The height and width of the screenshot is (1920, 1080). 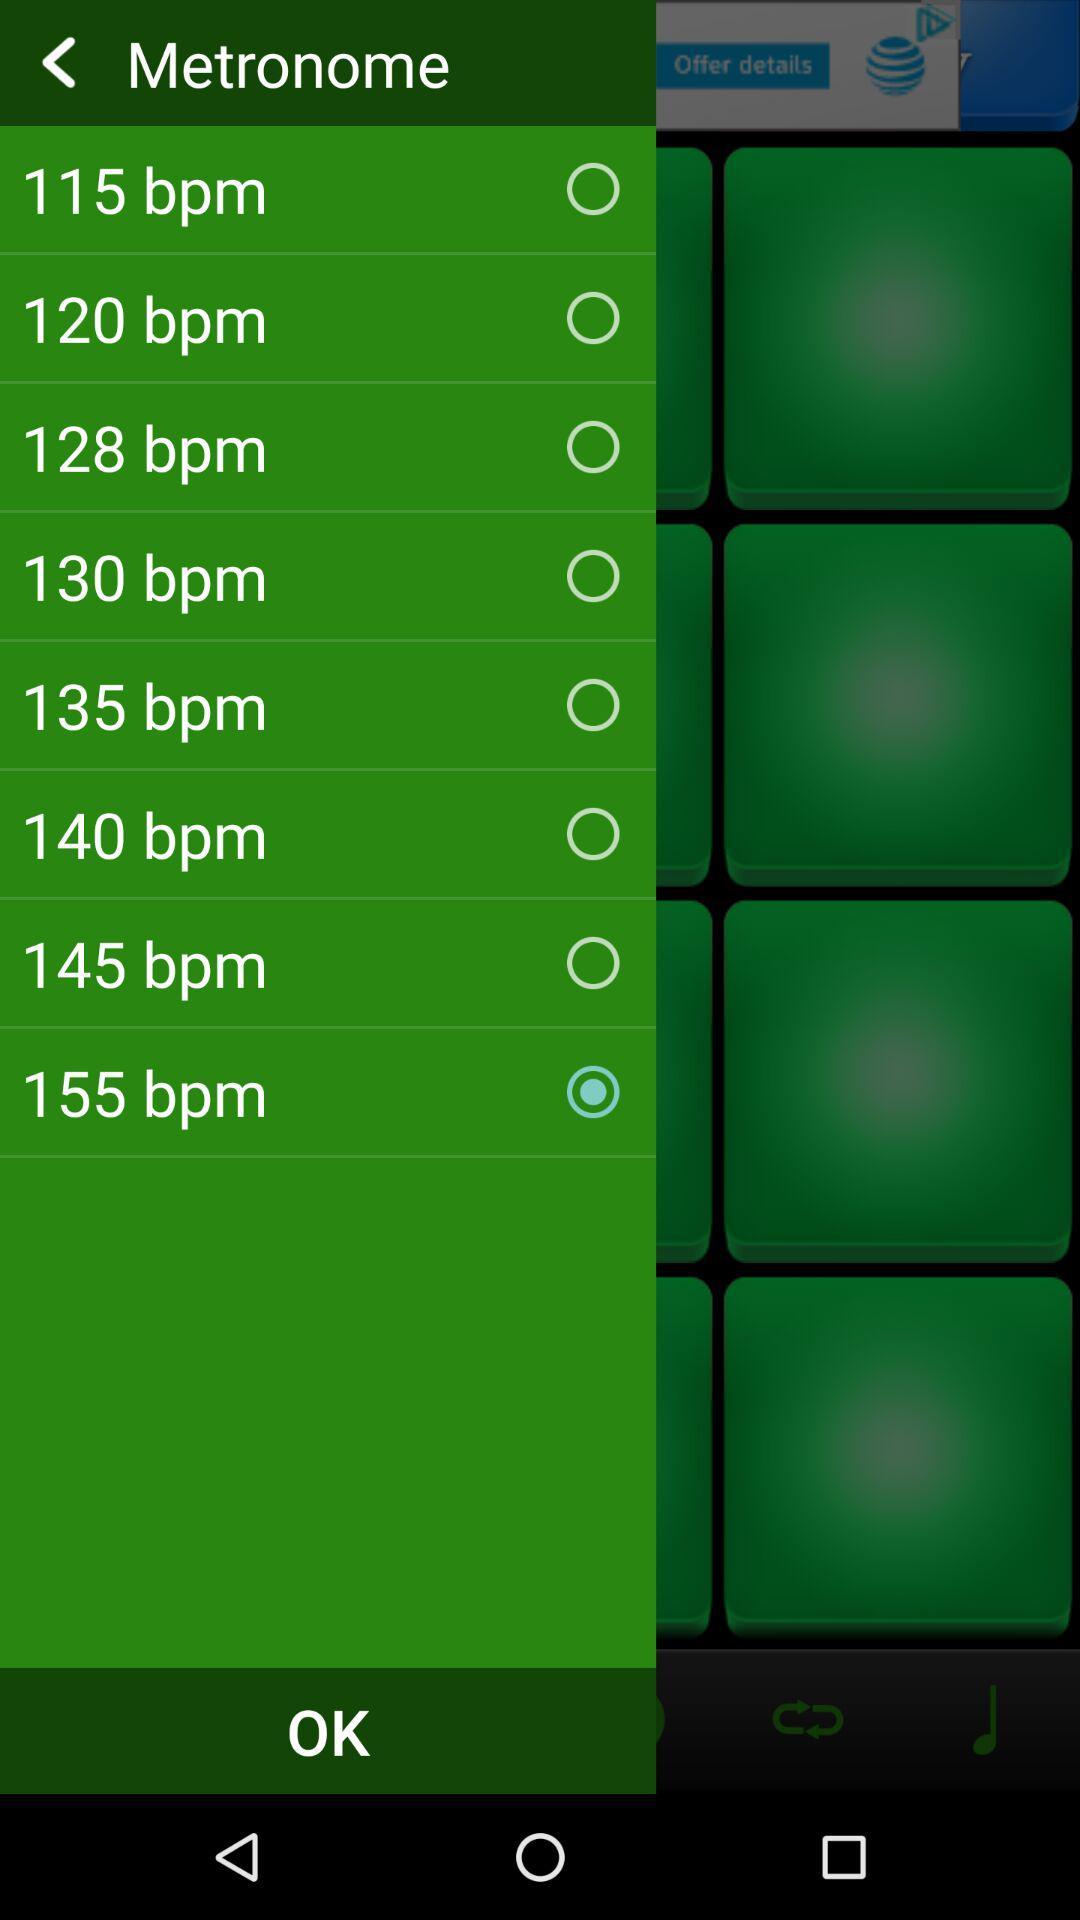 What do you see at coordinates (327, 705) in the screenshot?
I see `the icon above 140 bpm checkbox` at bounding box center [327, 705].